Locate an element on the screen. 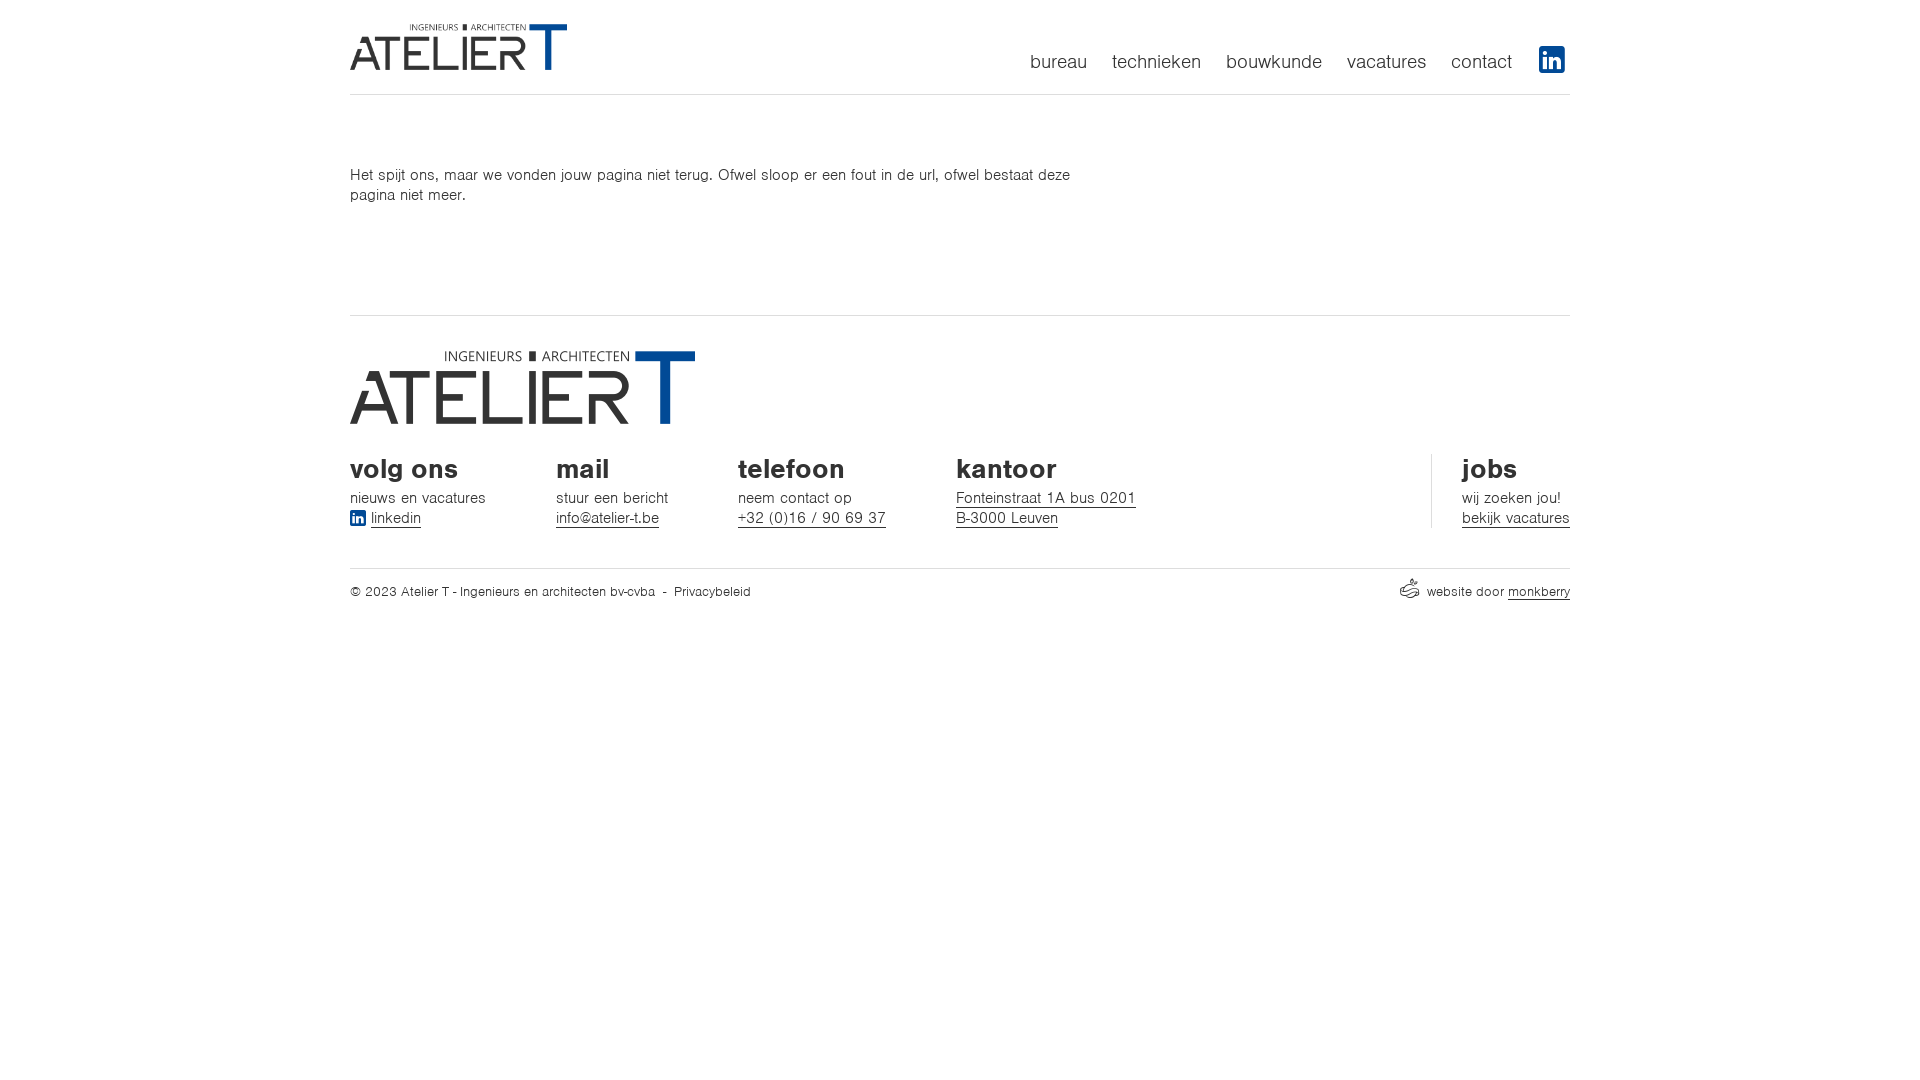 This screenshot has width=1920, height=1080. 'website door monkberry' is located at coordinates (1484, 590).